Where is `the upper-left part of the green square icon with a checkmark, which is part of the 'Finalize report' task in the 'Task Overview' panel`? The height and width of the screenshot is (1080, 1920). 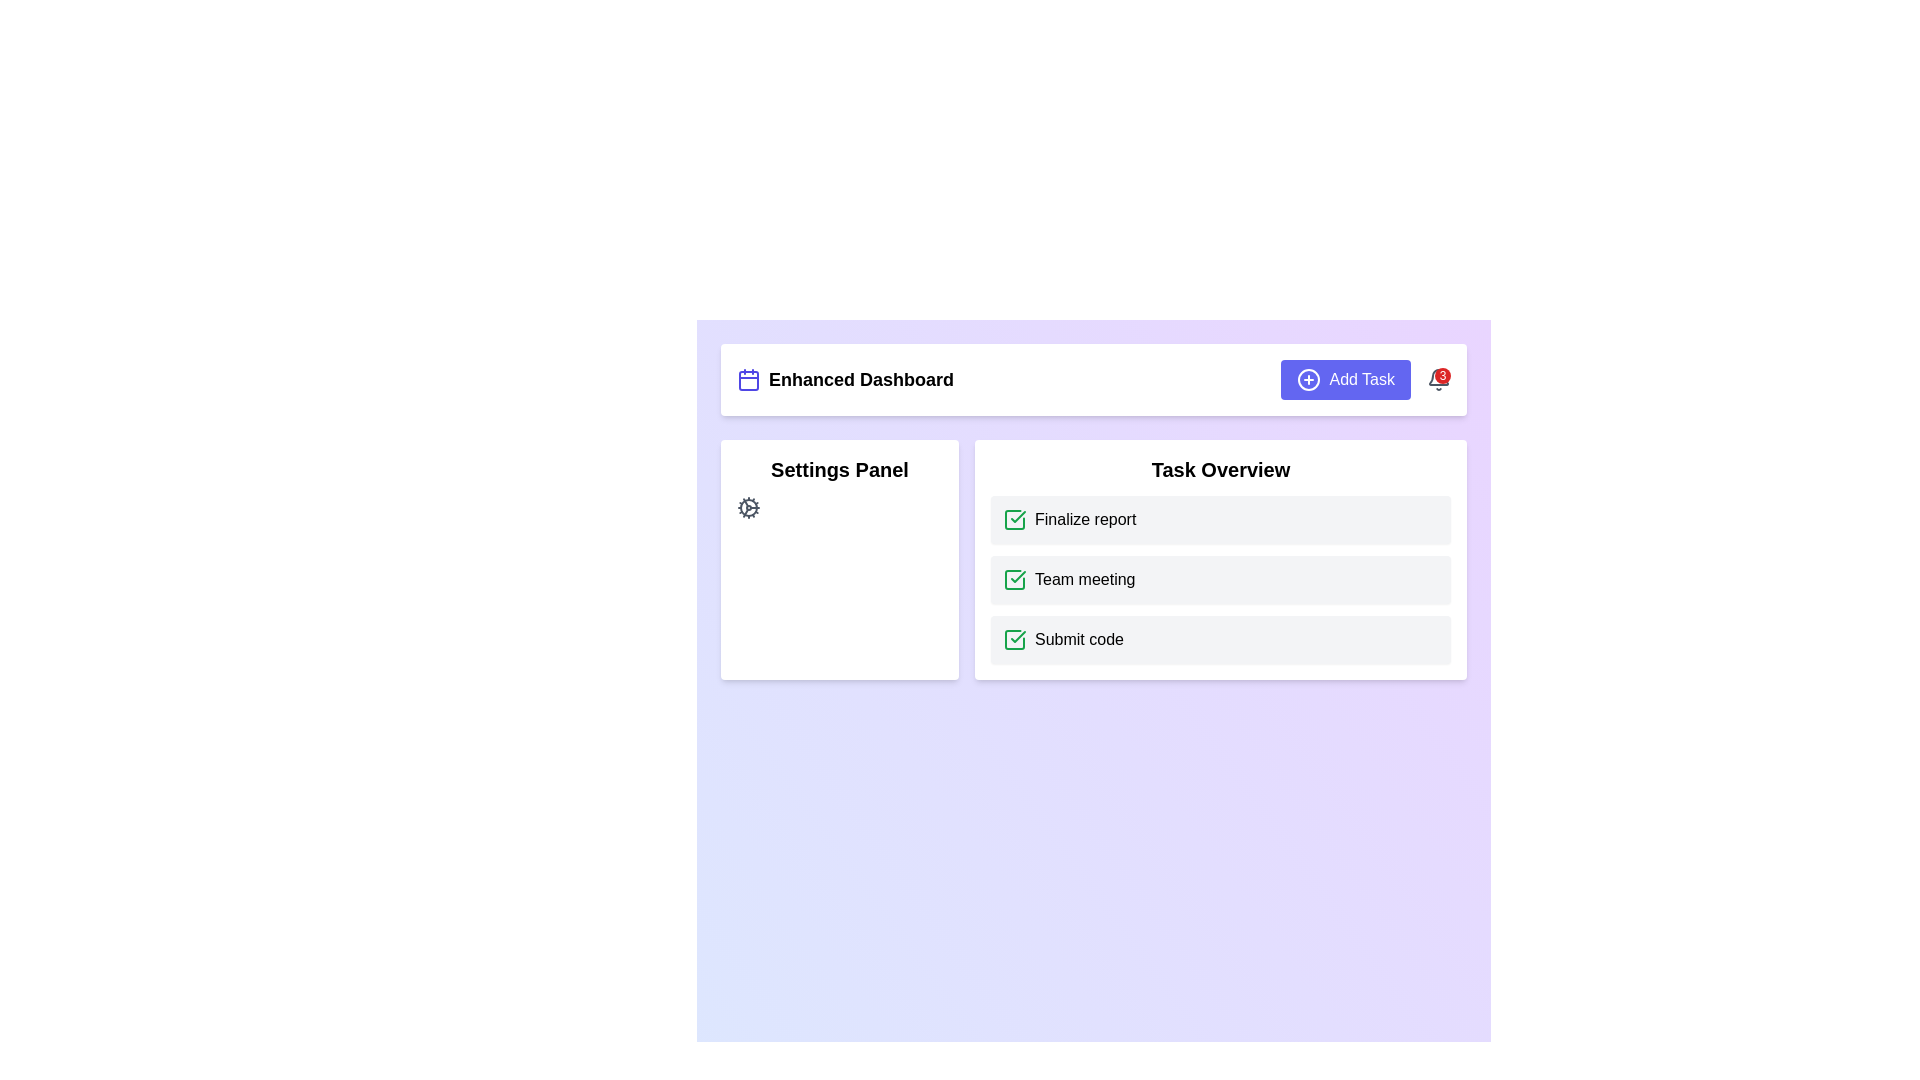 the upper-left part of the green square icon with a checkmark, which is part of the 'Finalize report' task in the 'Task Overview' panel is located at coordinates (1014, 579).